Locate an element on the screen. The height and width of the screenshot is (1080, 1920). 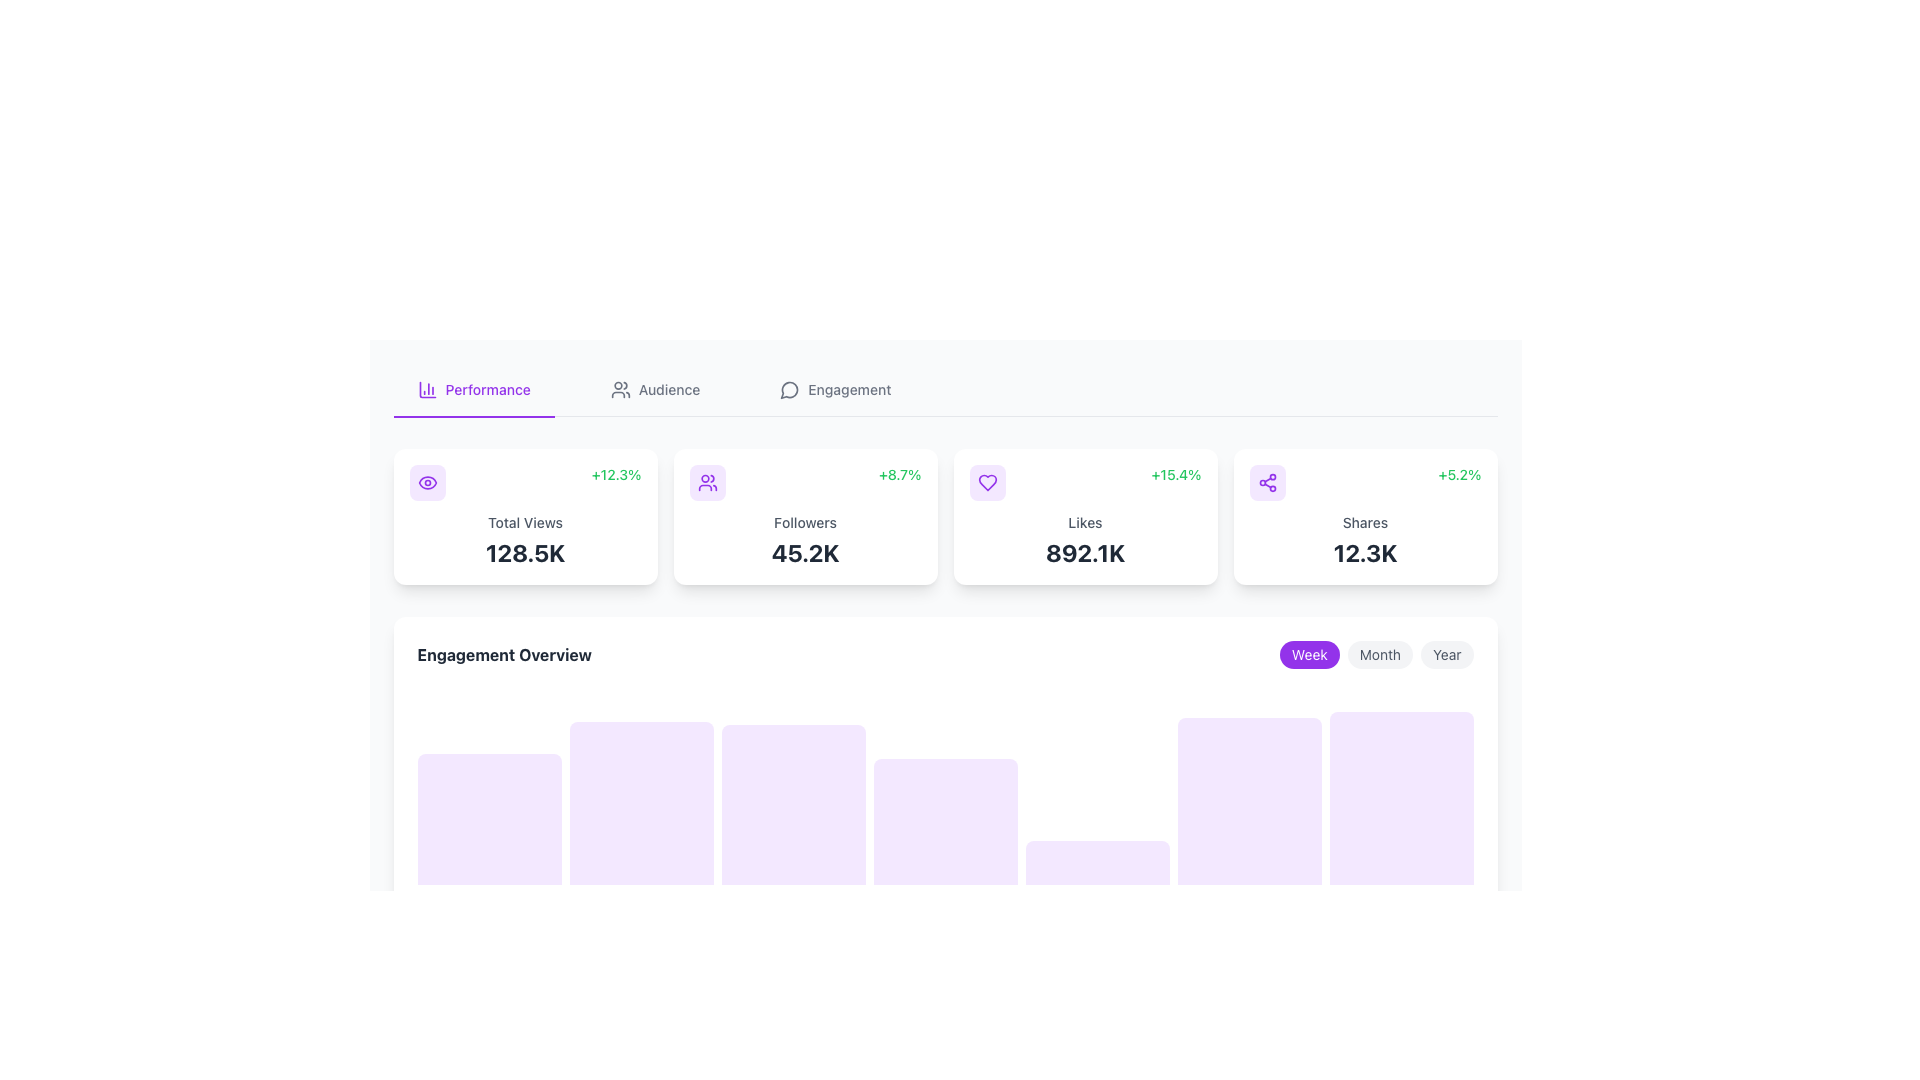
the fifth column of the Visualization Bar, which has a purple background and rounded top corners, and is the shortest among its siblings is located at coordinates (1096, 861).